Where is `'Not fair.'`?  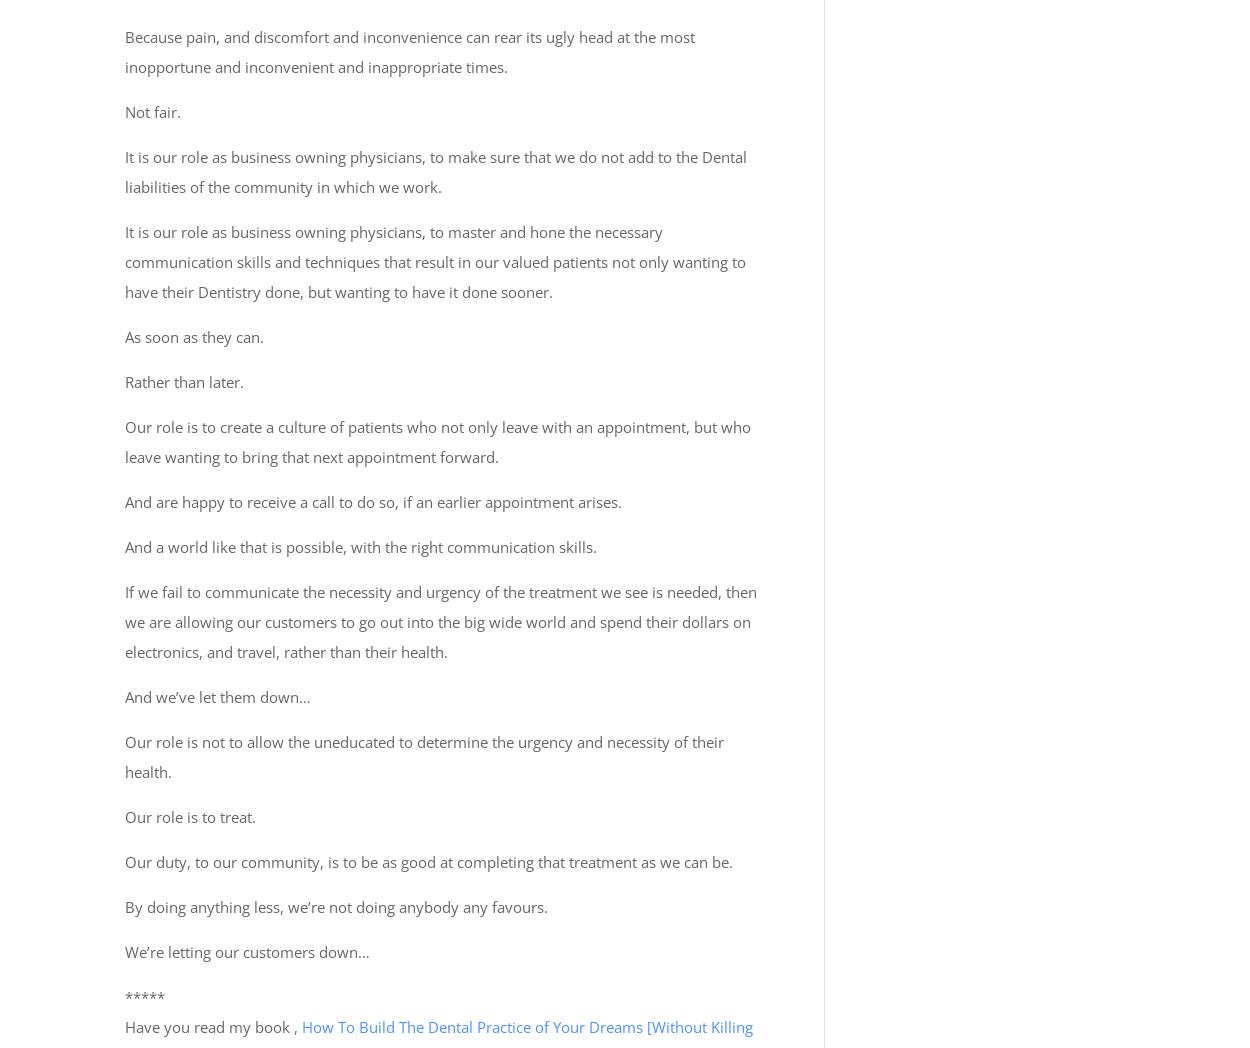
'Not fair.' is located at coordinates (153, 111).